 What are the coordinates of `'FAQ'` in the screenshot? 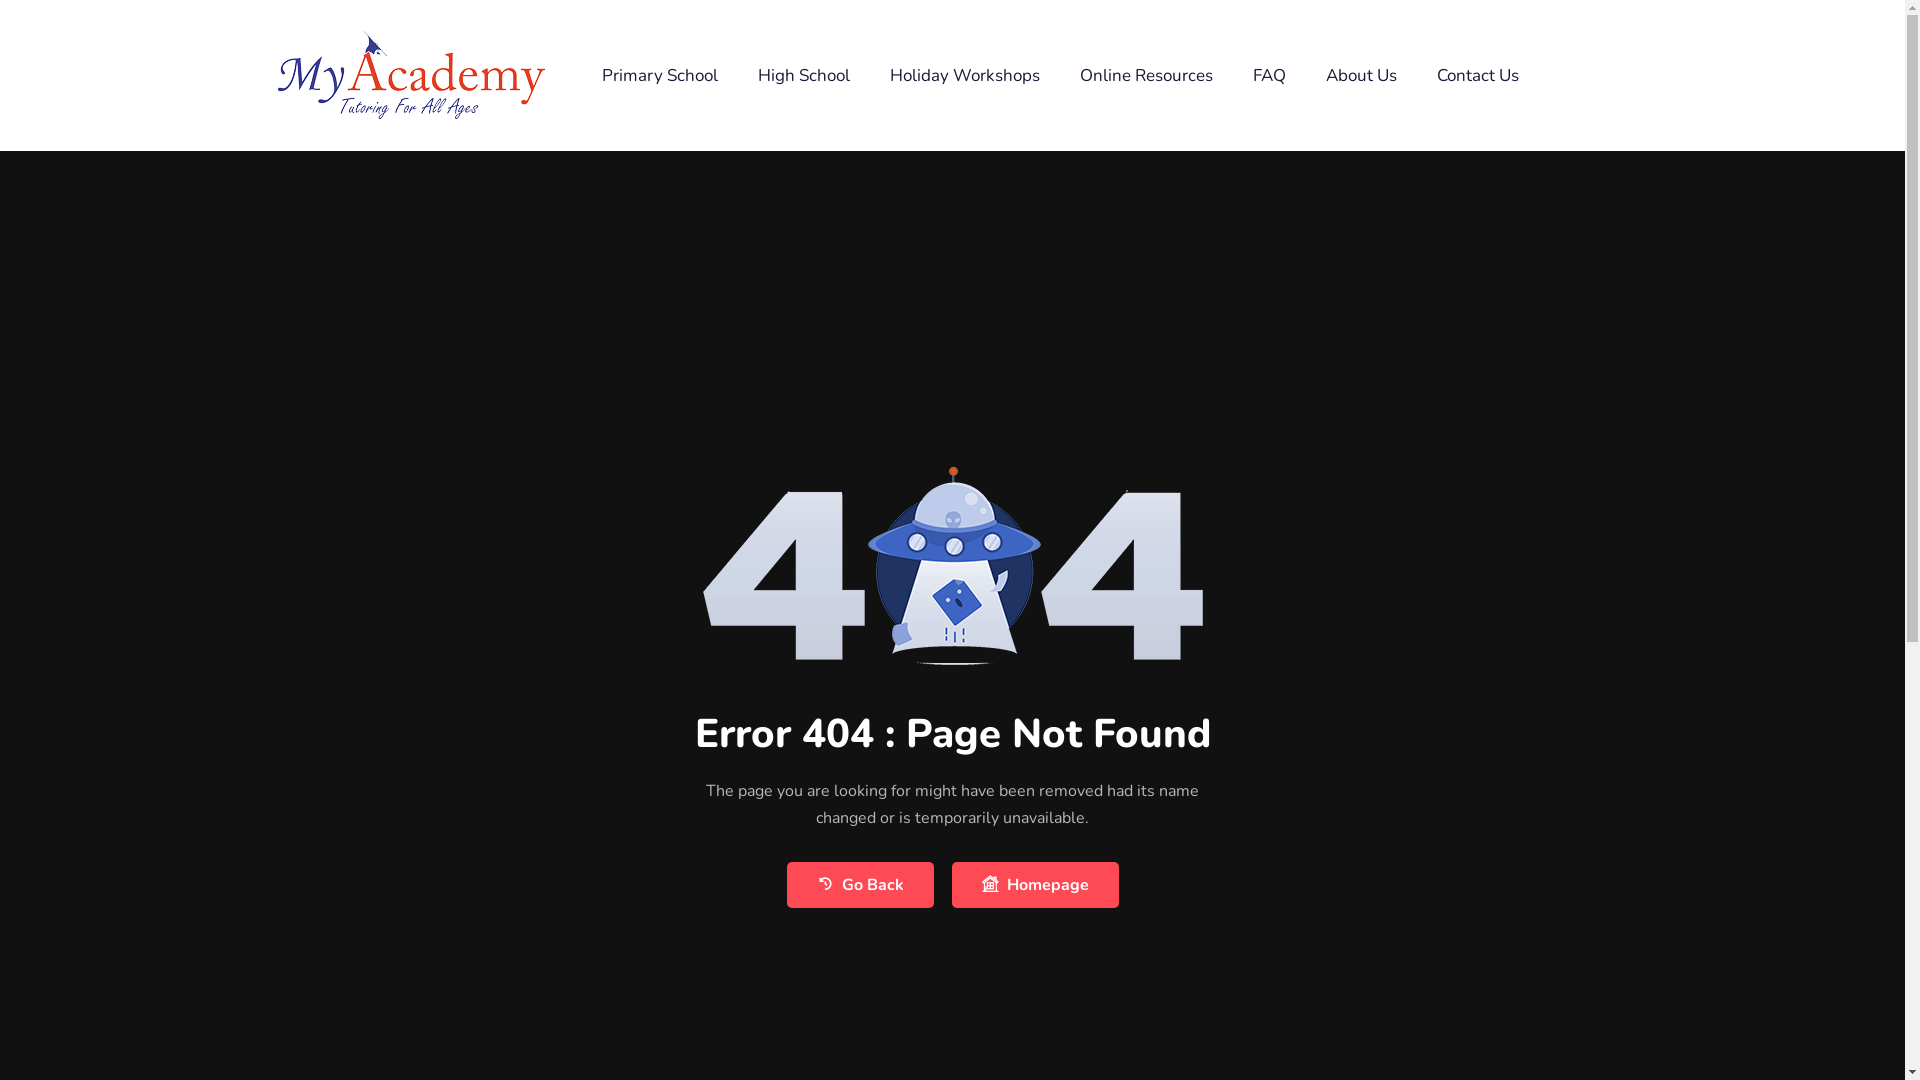 It's located at (1268, 73).